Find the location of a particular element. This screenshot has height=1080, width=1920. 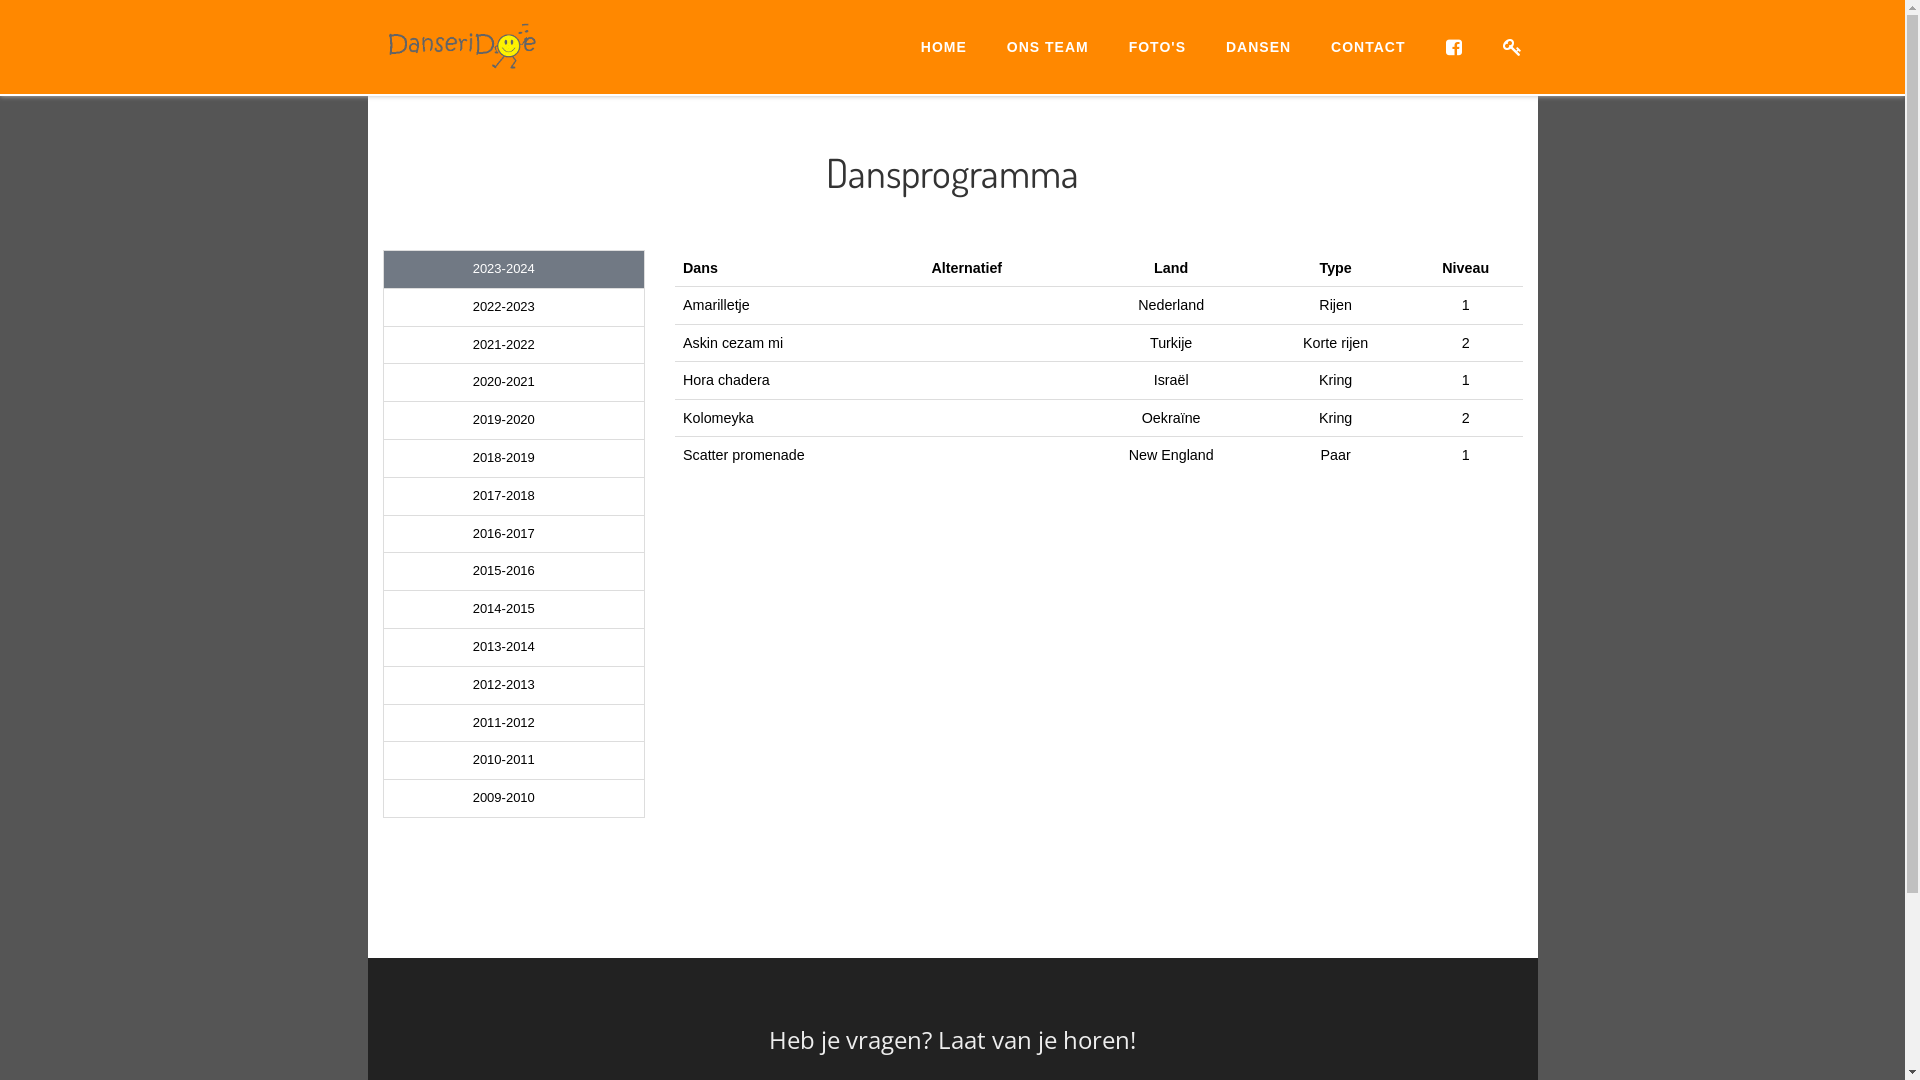

'2010-2011' is located at coordinates (514, 760).